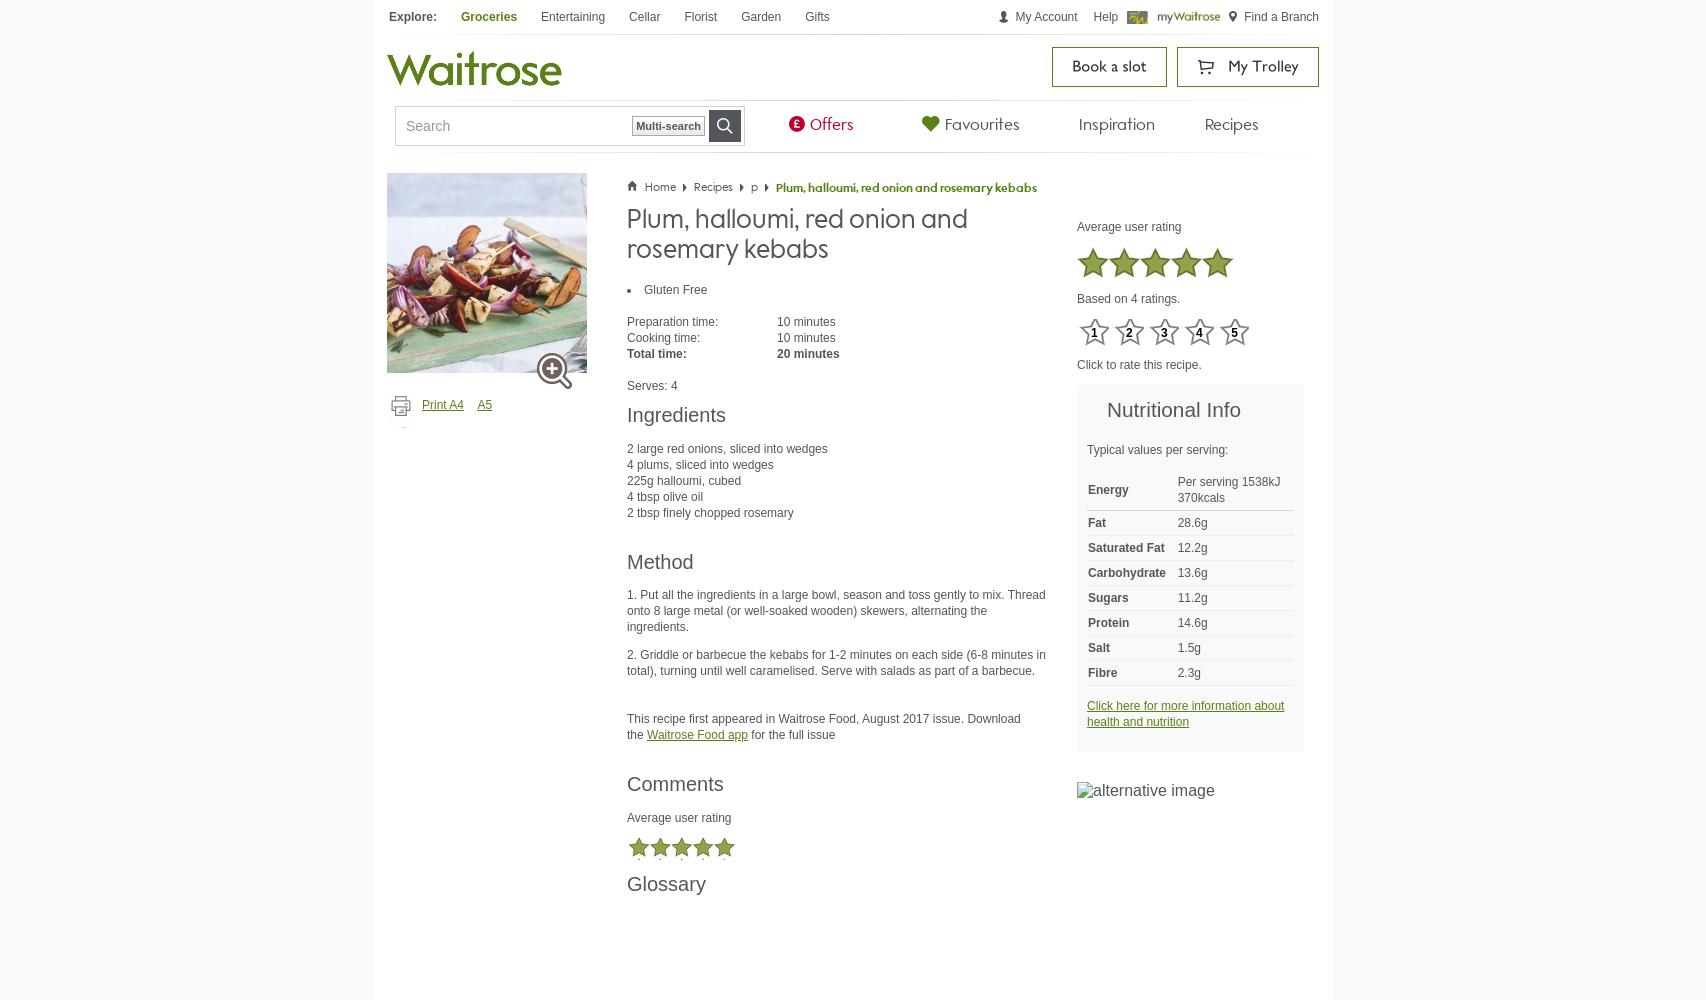 This screenshot has width=1706, height=1000. Describe the element at coordinates (1099, 648) in the screenshot. I see `'Salt'` at that location.